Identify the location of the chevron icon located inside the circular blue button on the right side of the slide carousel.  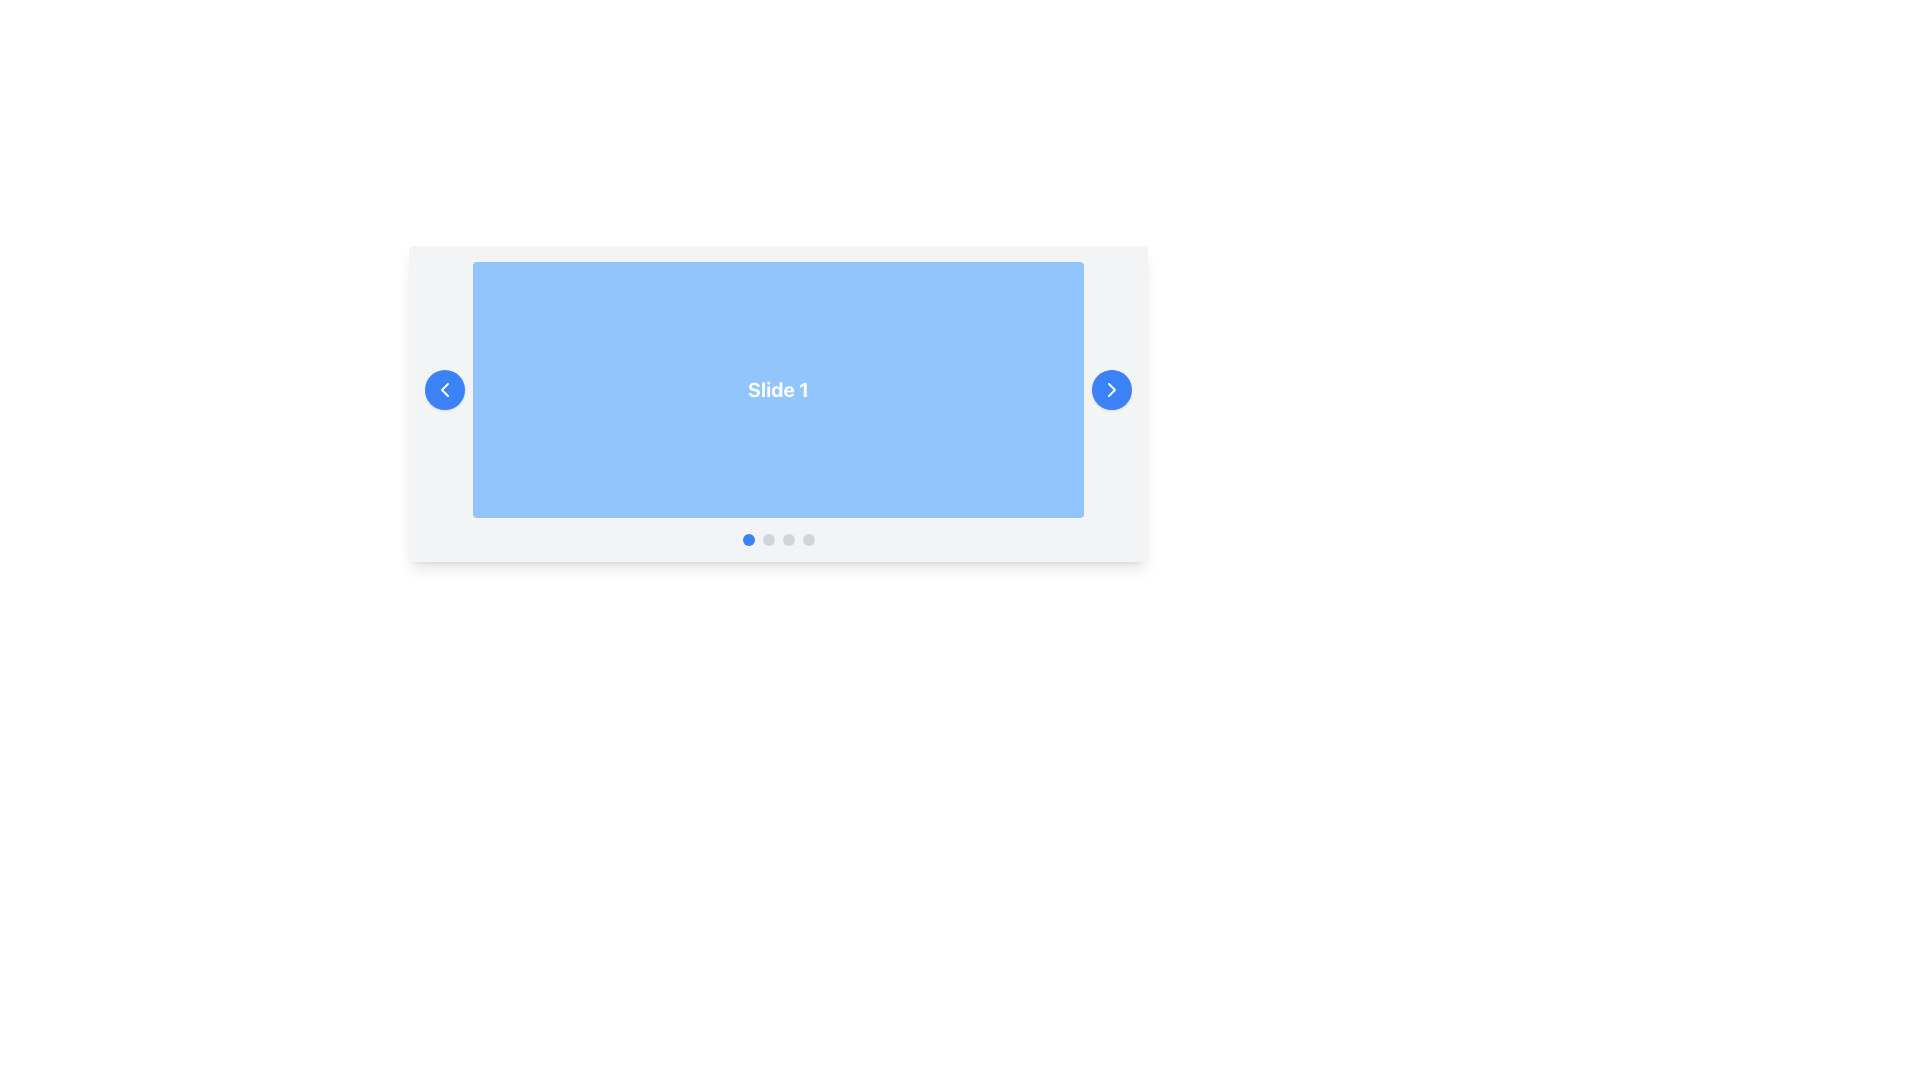
(1111, 389).